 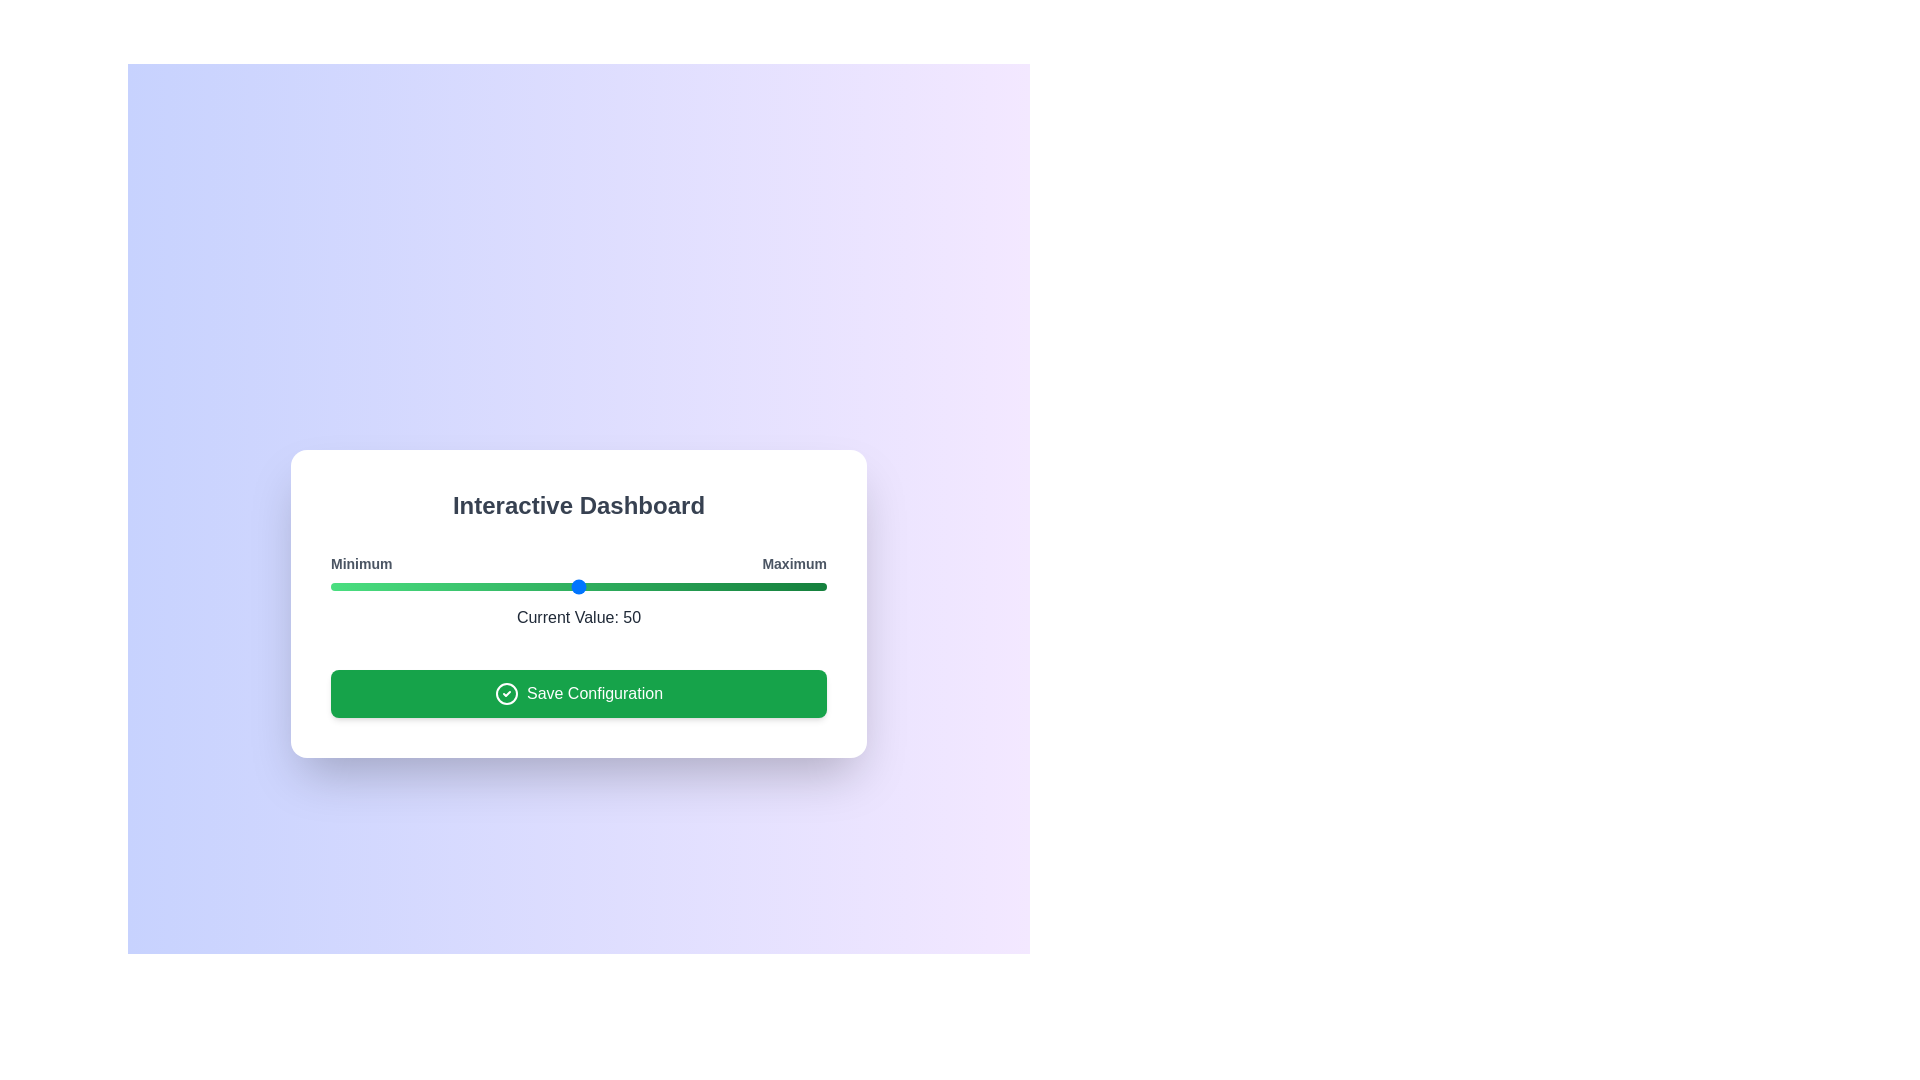 What do you see at coordinates (380, 585) in the screenshot?
I see `the slider to set its value to 10` at bounding box center [380, 585].